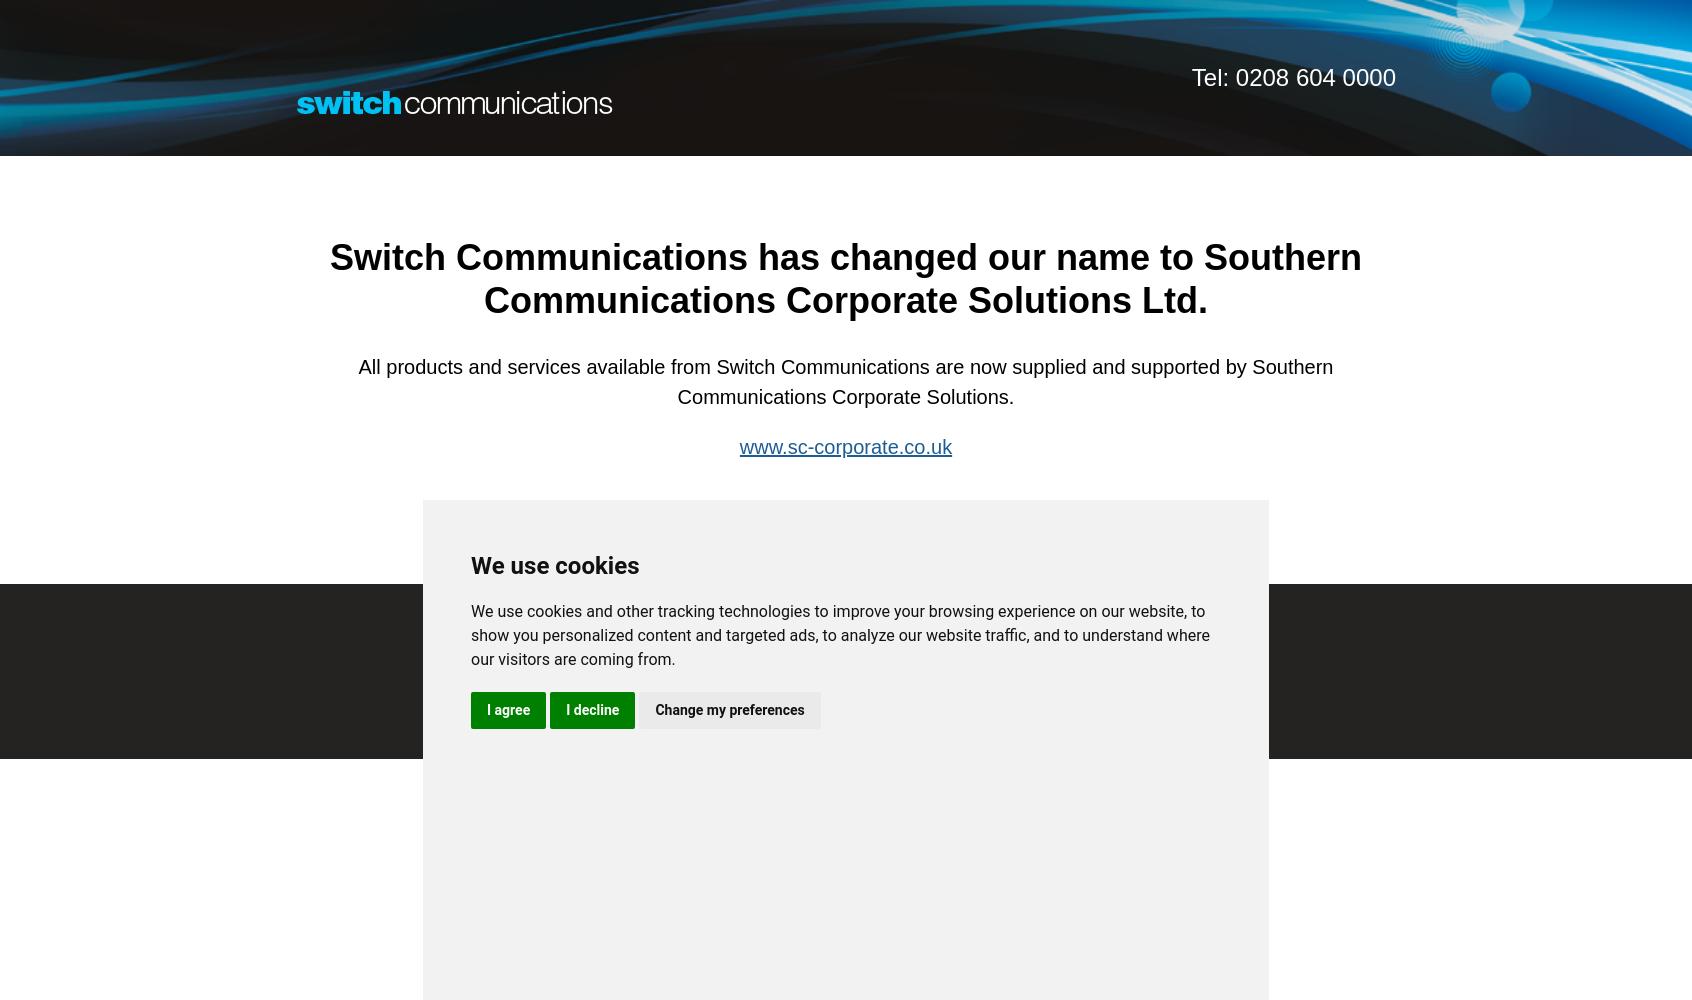 Image resolution: width=1692 pixels, height=1000 pixels. I want to click on 'Privacy Policy', so click(845, 843).